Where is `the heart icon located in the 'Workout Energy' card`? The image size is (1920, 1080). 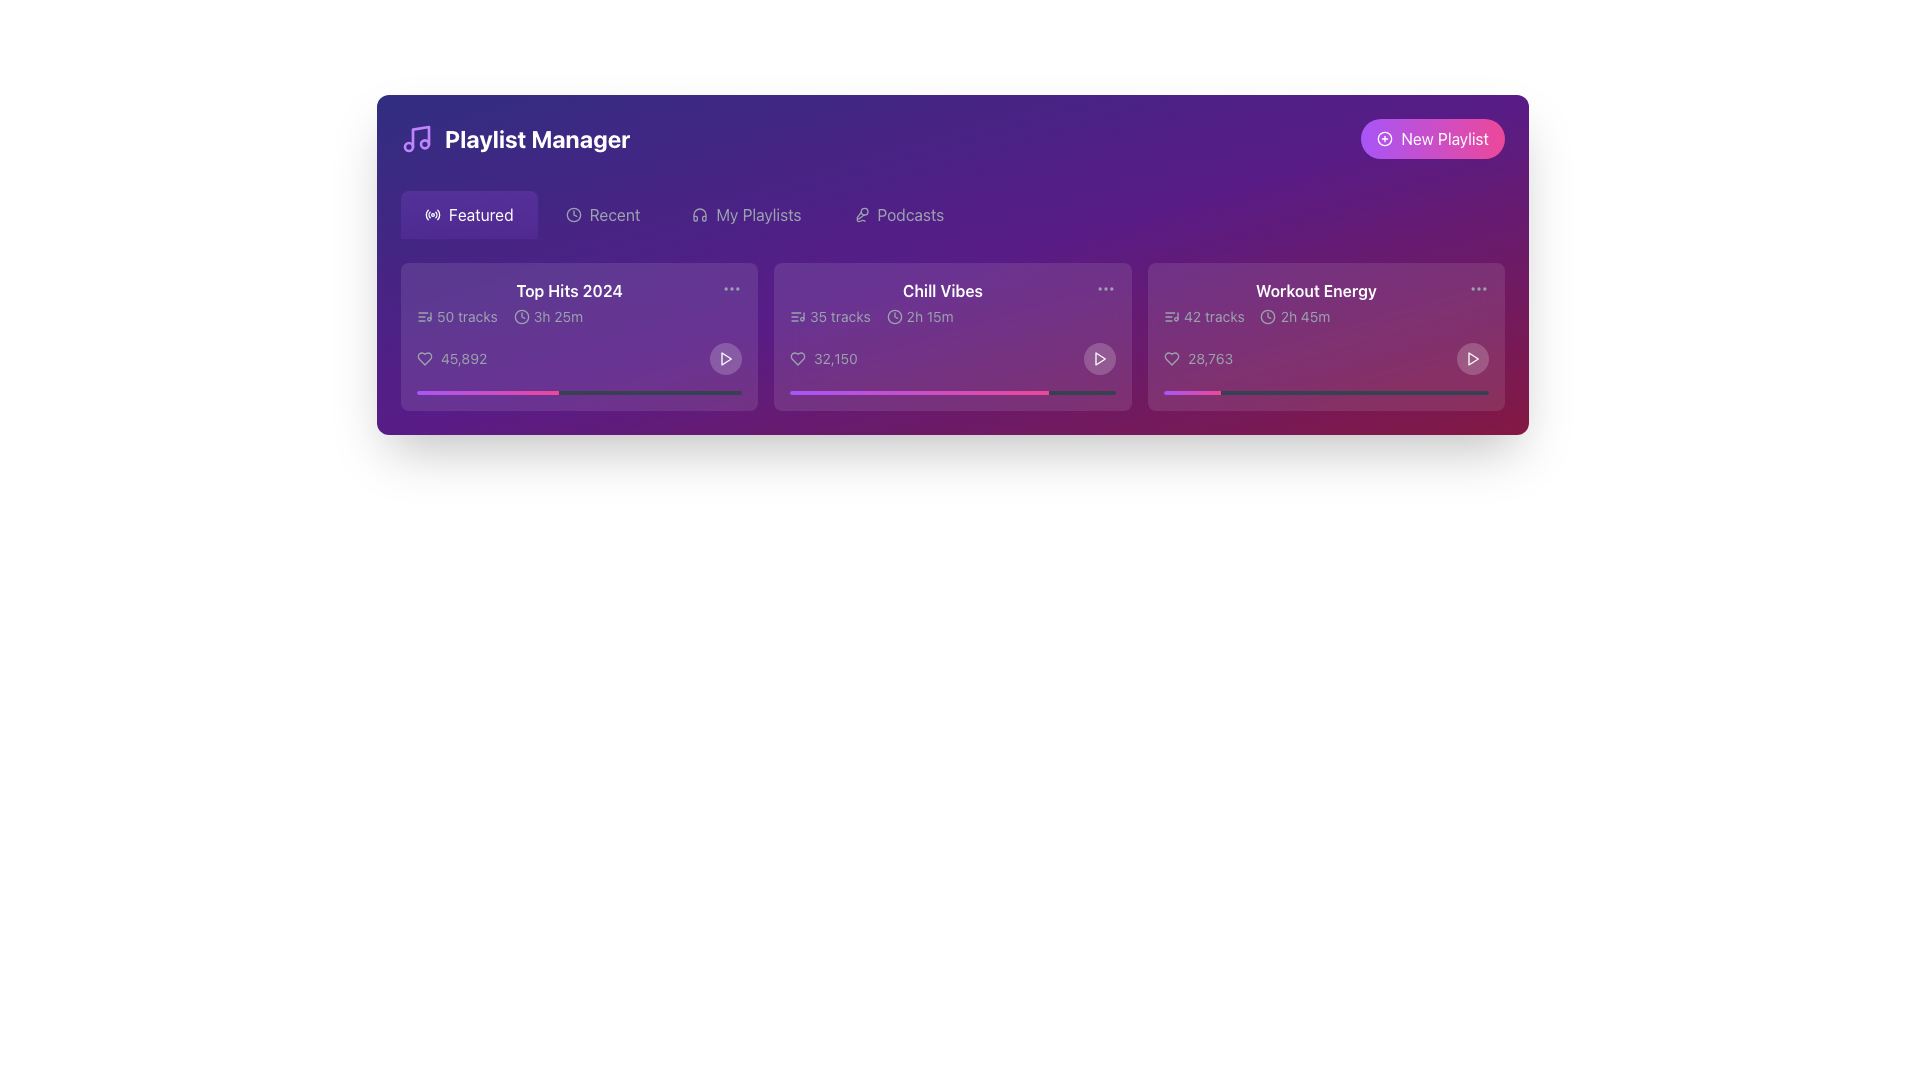
the heart icon located in the 'Workout Energy' card is located at coordinates (1171, 357).